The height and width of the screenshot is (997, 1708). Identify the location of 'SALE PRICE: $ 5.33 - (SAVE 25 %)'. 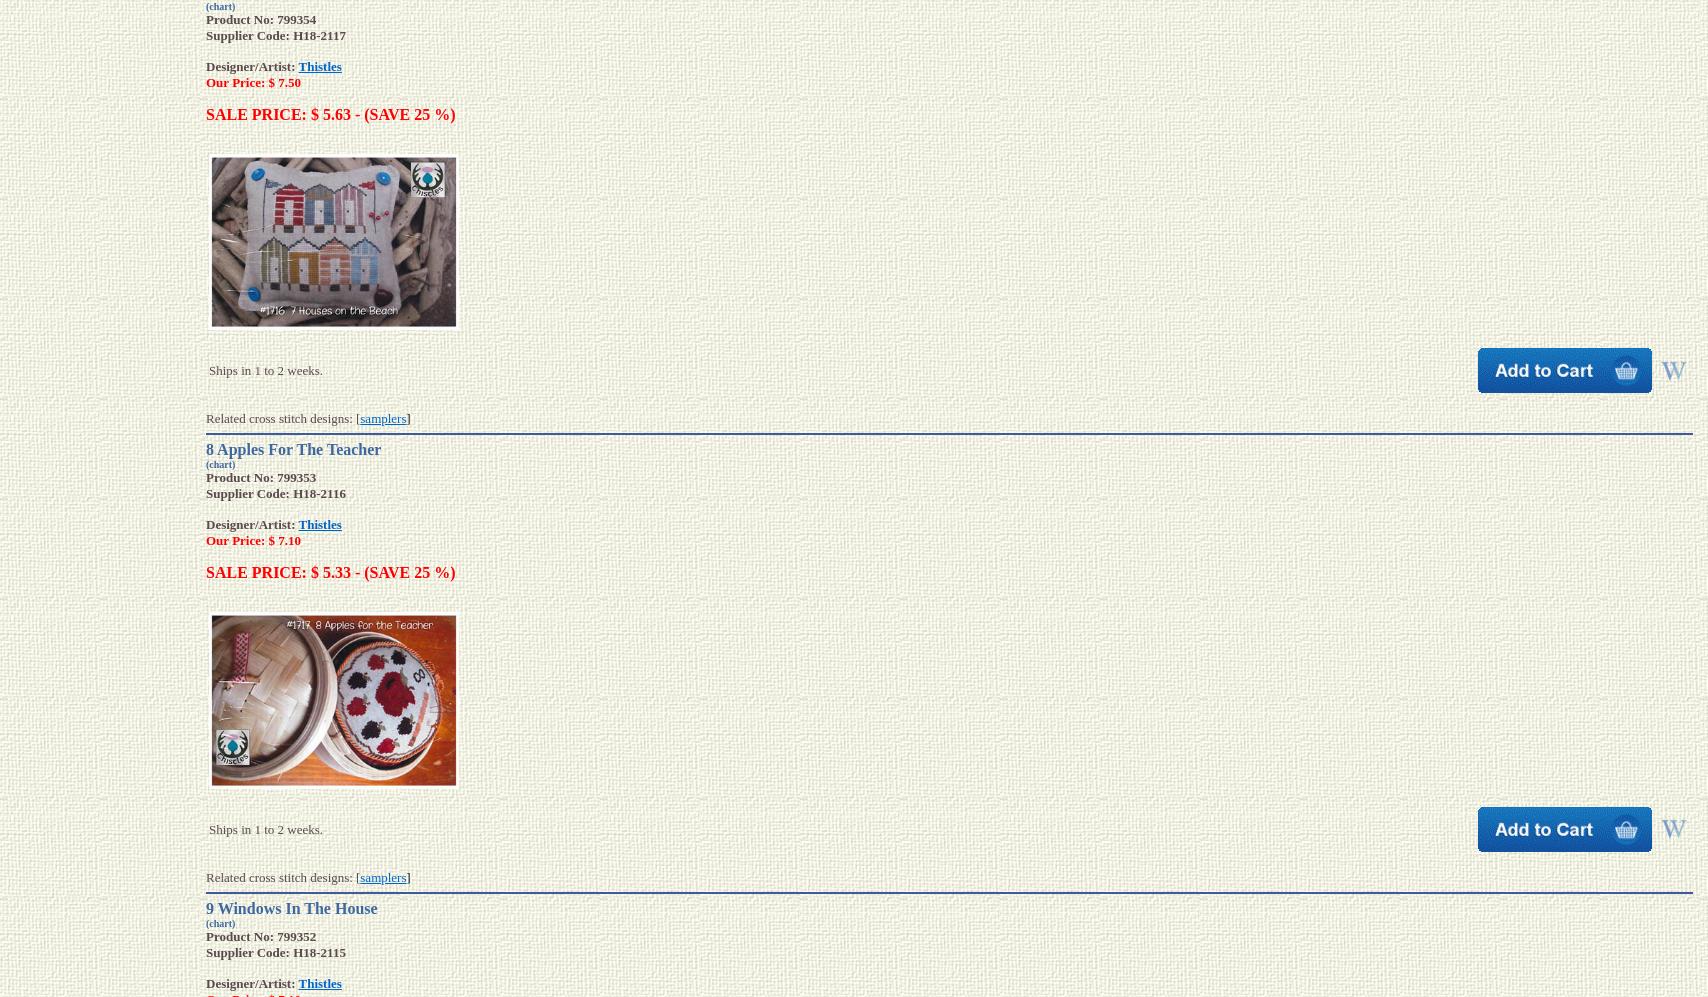
(330, 572).